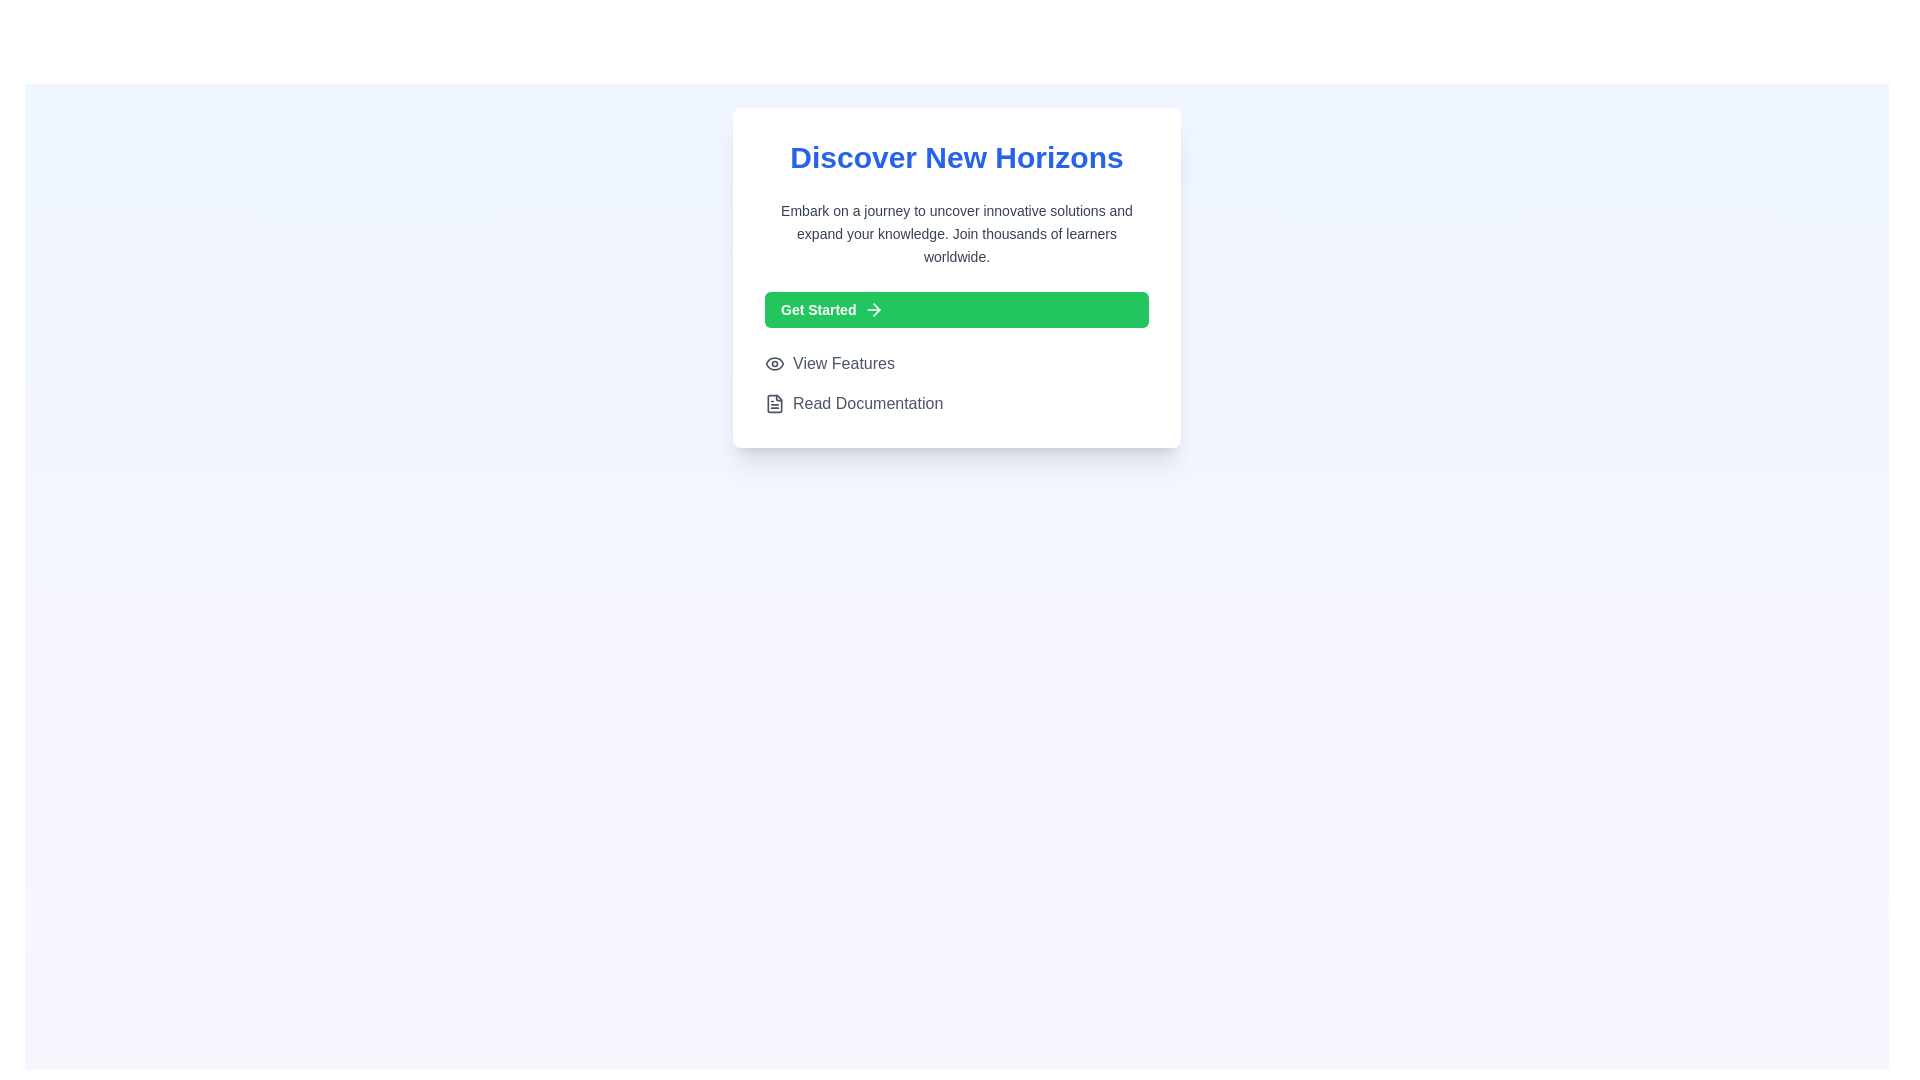 The image size is (1920, 1080). I want to click on the icon located on the left side of the 'Read Documentation' button, which serves as a visual cue for accessing documentation, so click(773, 404).